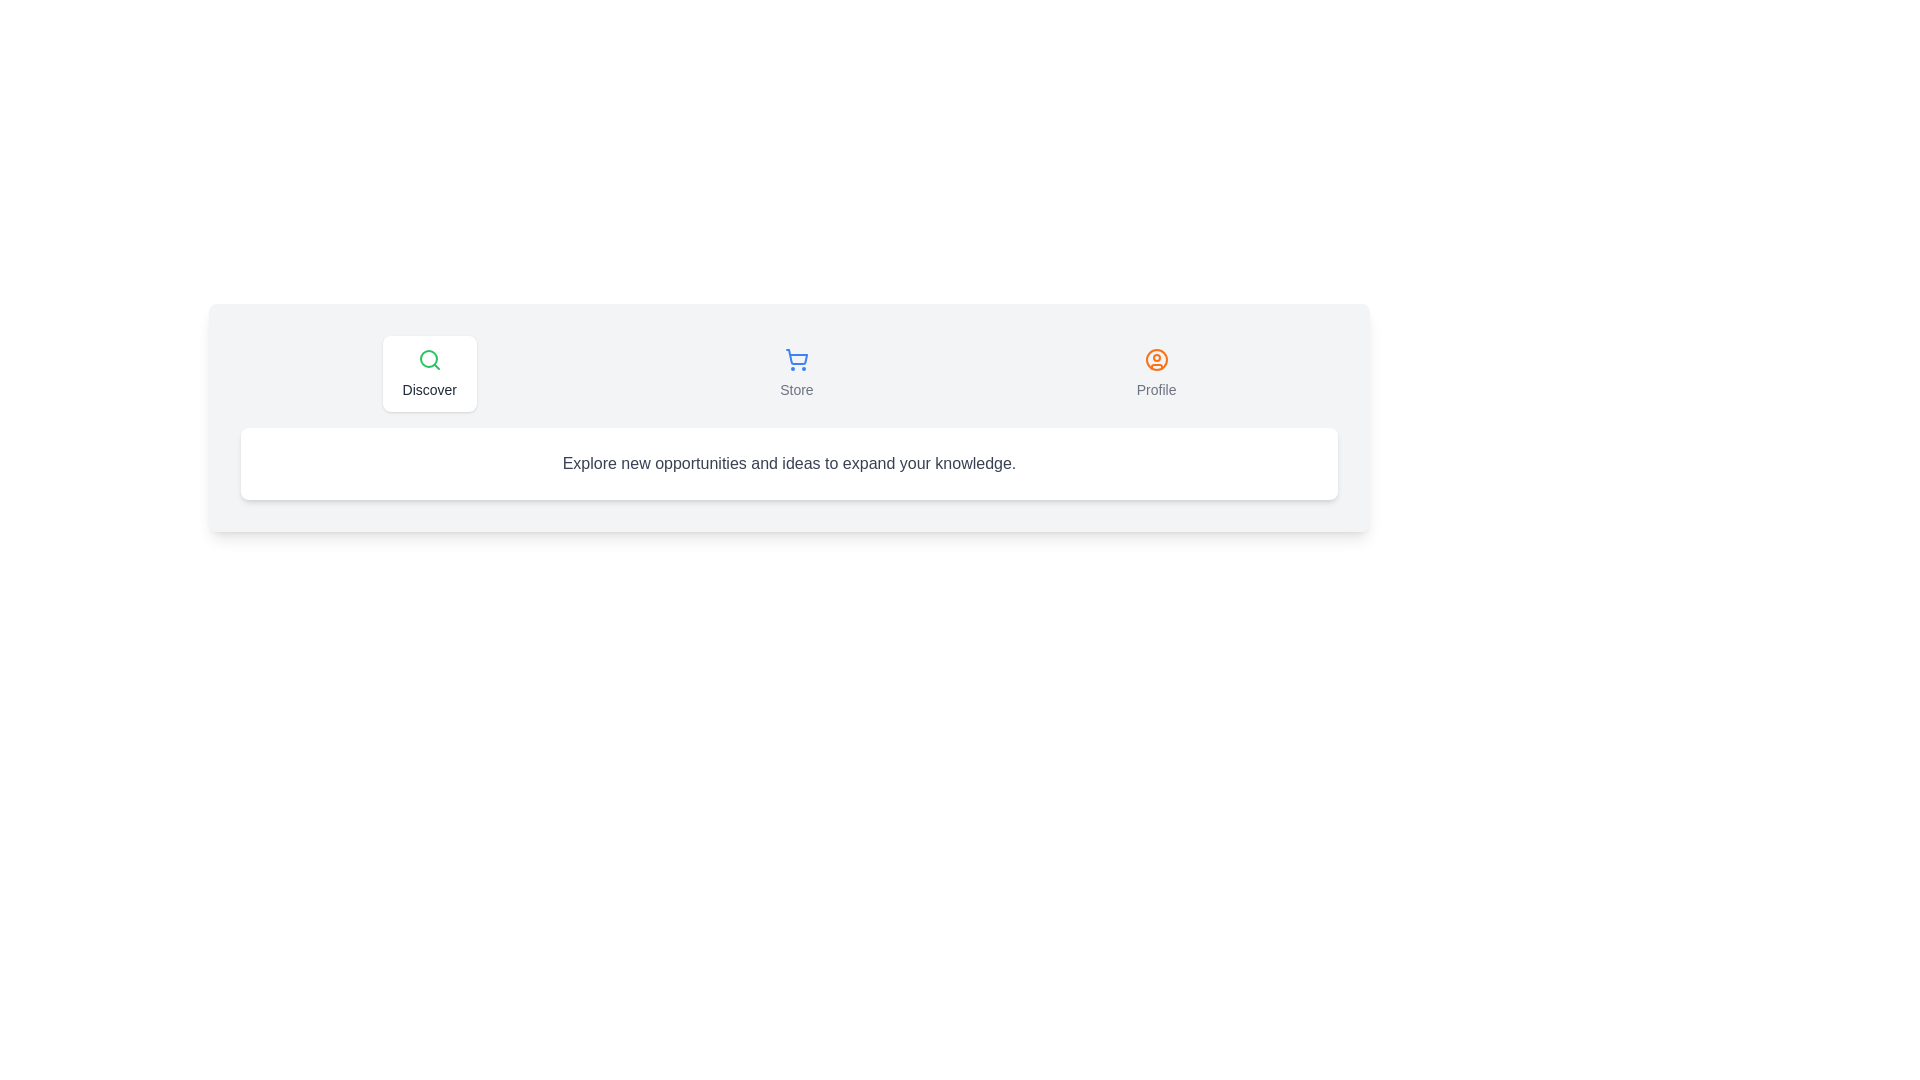 The image size is (1920, 1080). I want to click on the tab labeled Store to display its associated content, so click(795, 374).